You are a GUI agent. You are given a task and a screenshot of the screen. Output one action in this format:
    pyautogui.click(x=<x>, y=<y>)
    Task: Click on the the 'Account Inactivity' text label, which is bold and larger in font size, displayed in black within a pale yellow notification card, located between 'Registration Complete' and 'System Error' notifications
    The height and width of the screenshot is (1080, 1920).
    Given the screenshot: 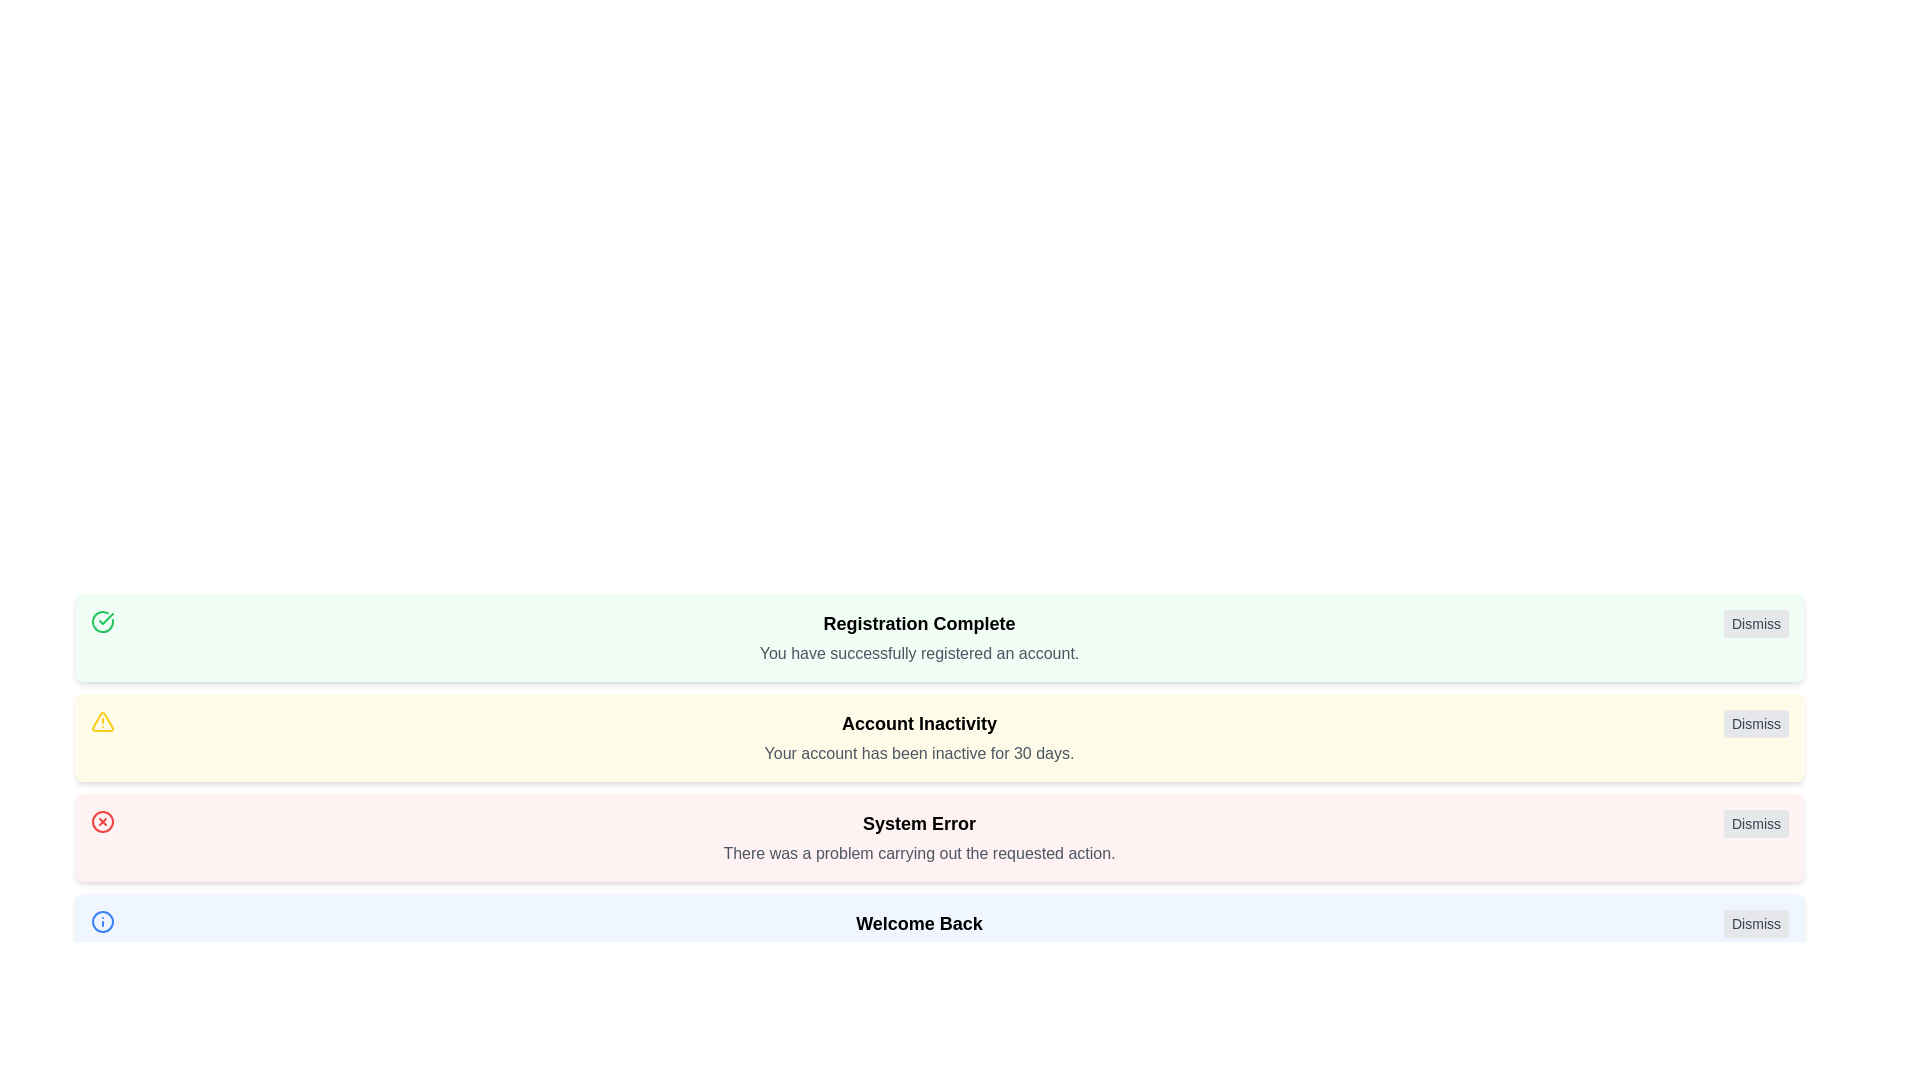 What is the action you would take?
    pyautogui.click(x=918, y=724)
    